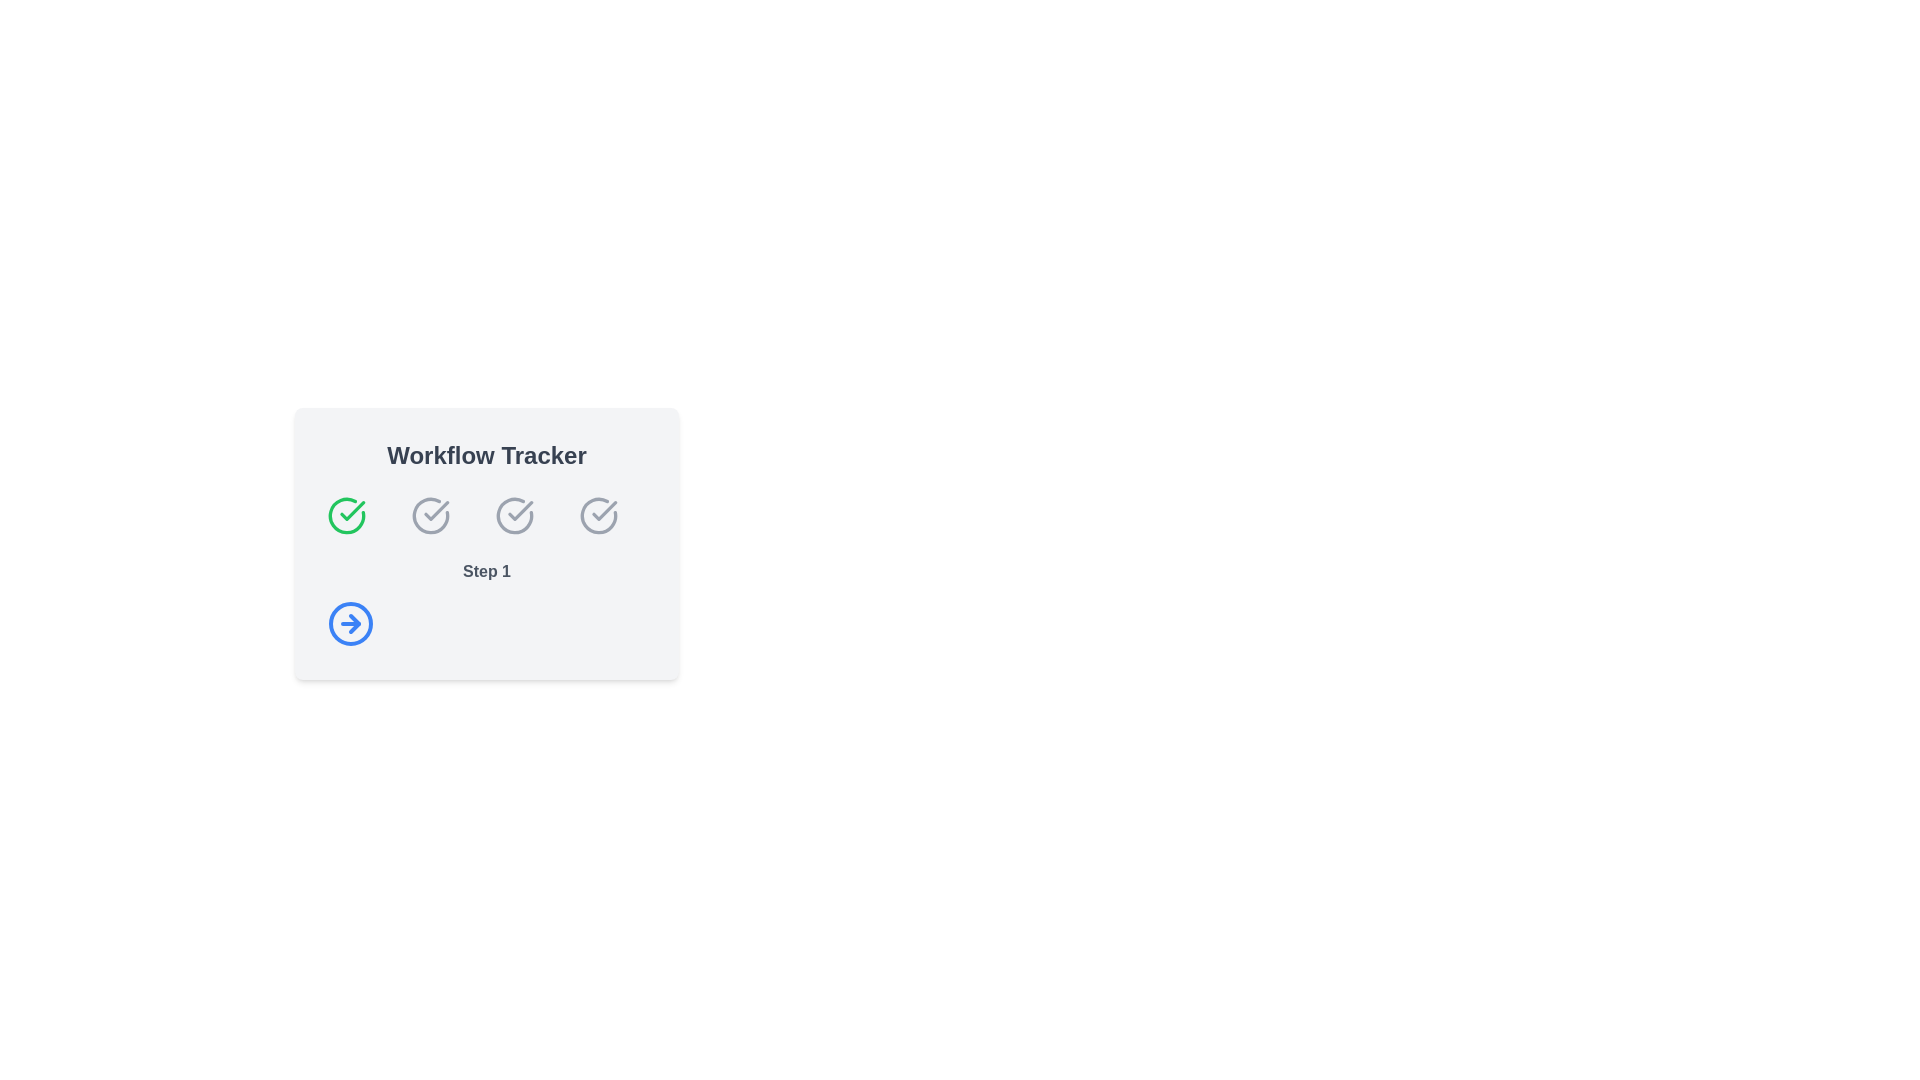 The width and height of the screenshot is (1920, 1080). Describe the element at coordinates (514, 515) in the screenshot. I see `the circular icon with a gray checkmark inside, which is the third icon in a row of four, located under the 'Workflow Tracker' label and above the 'Step 1' text` at that location.